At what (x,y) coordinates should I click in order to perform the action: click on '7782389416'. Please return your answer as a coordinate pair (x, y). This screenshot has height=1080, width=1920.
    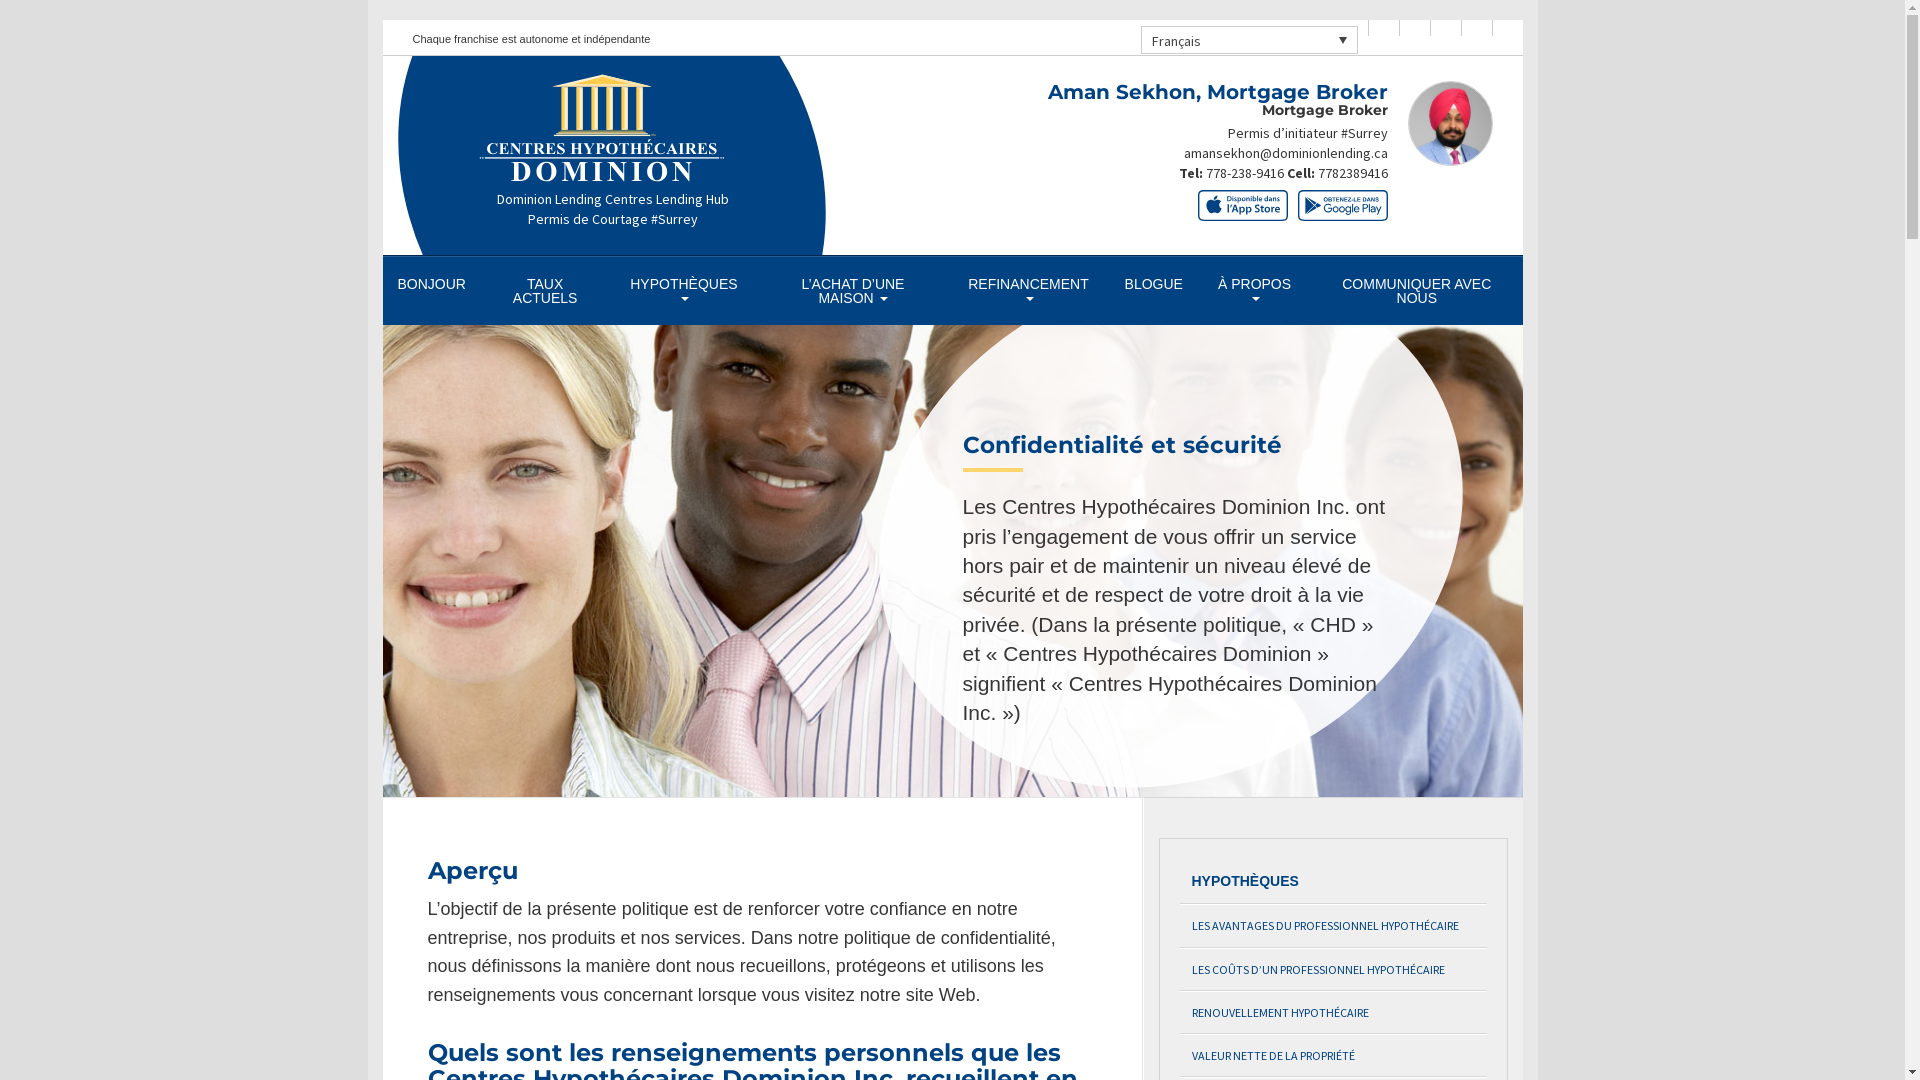
    Looking at the image, I should click on (1318, 172).